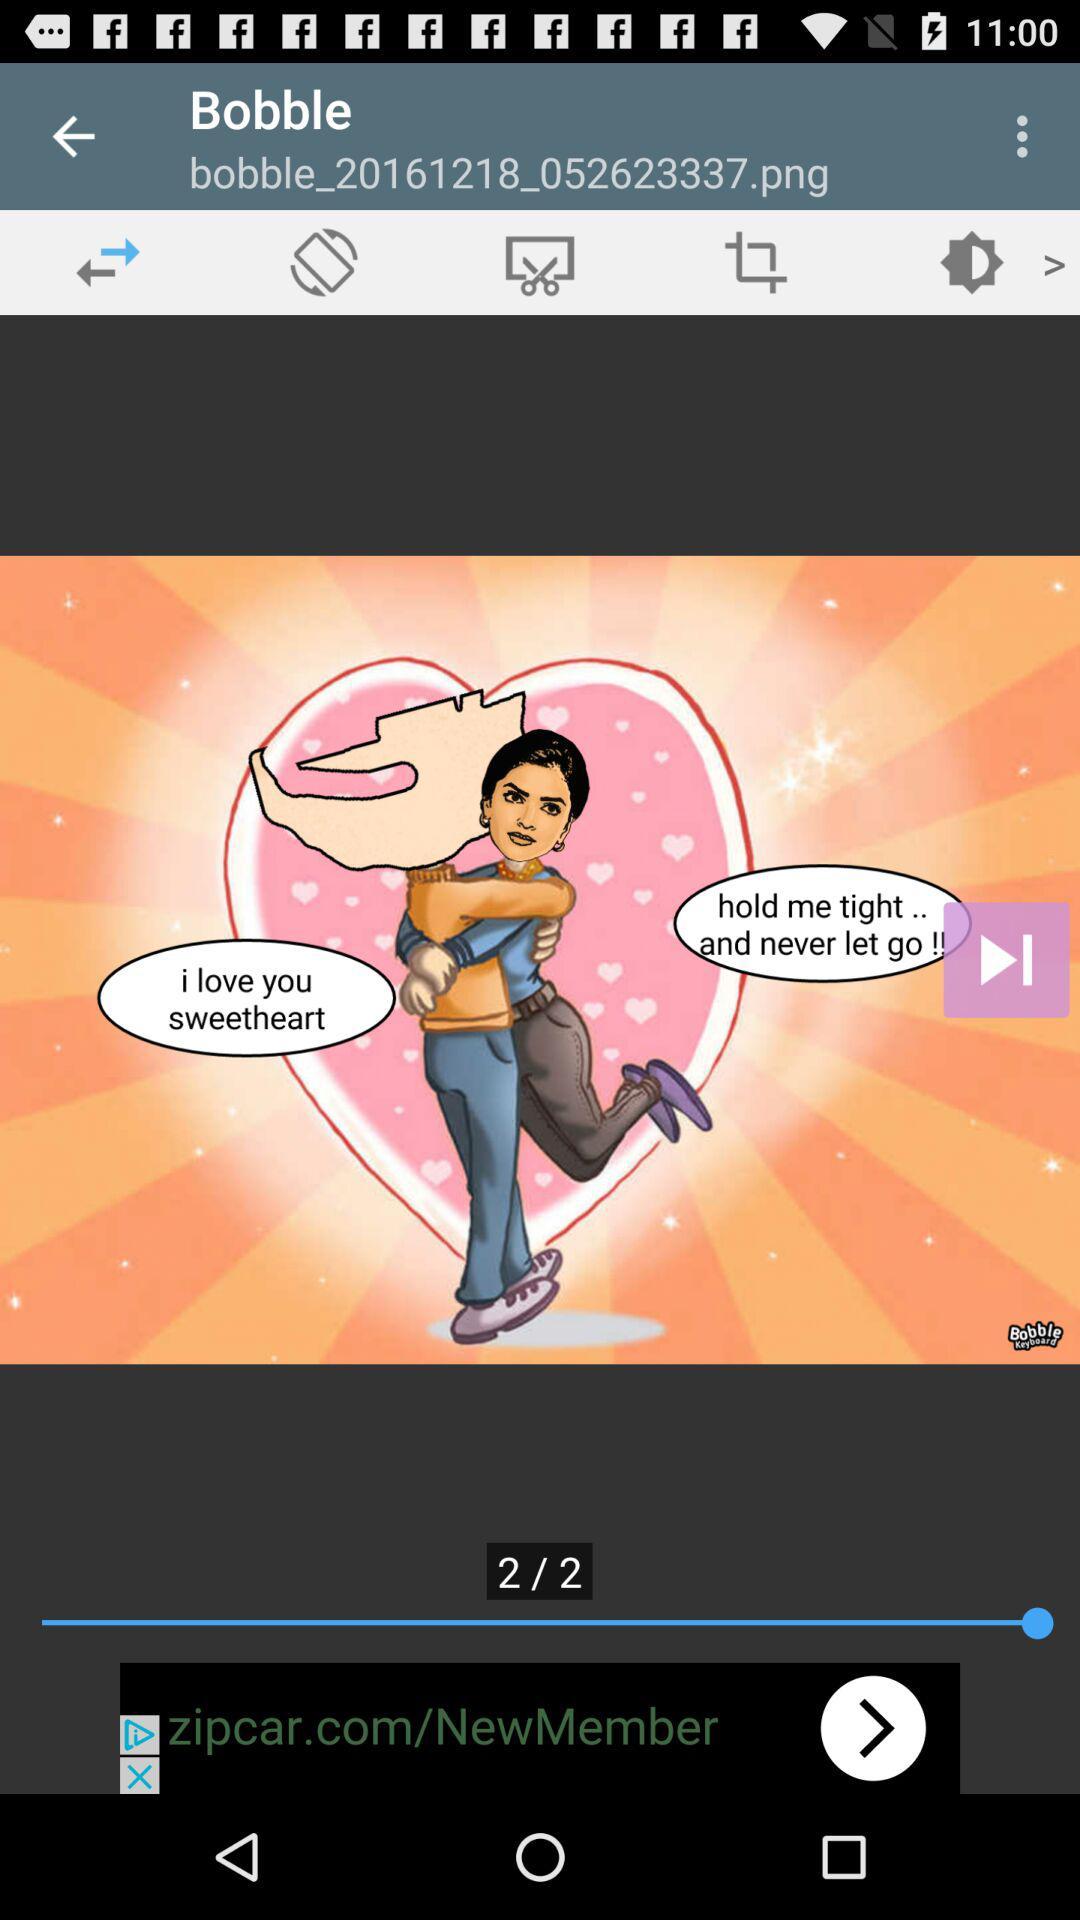 The image size is (1080, 1920). Describe the element at coordinates (323, 261) in the screenshot. I see `turn screen alignment` at that location.